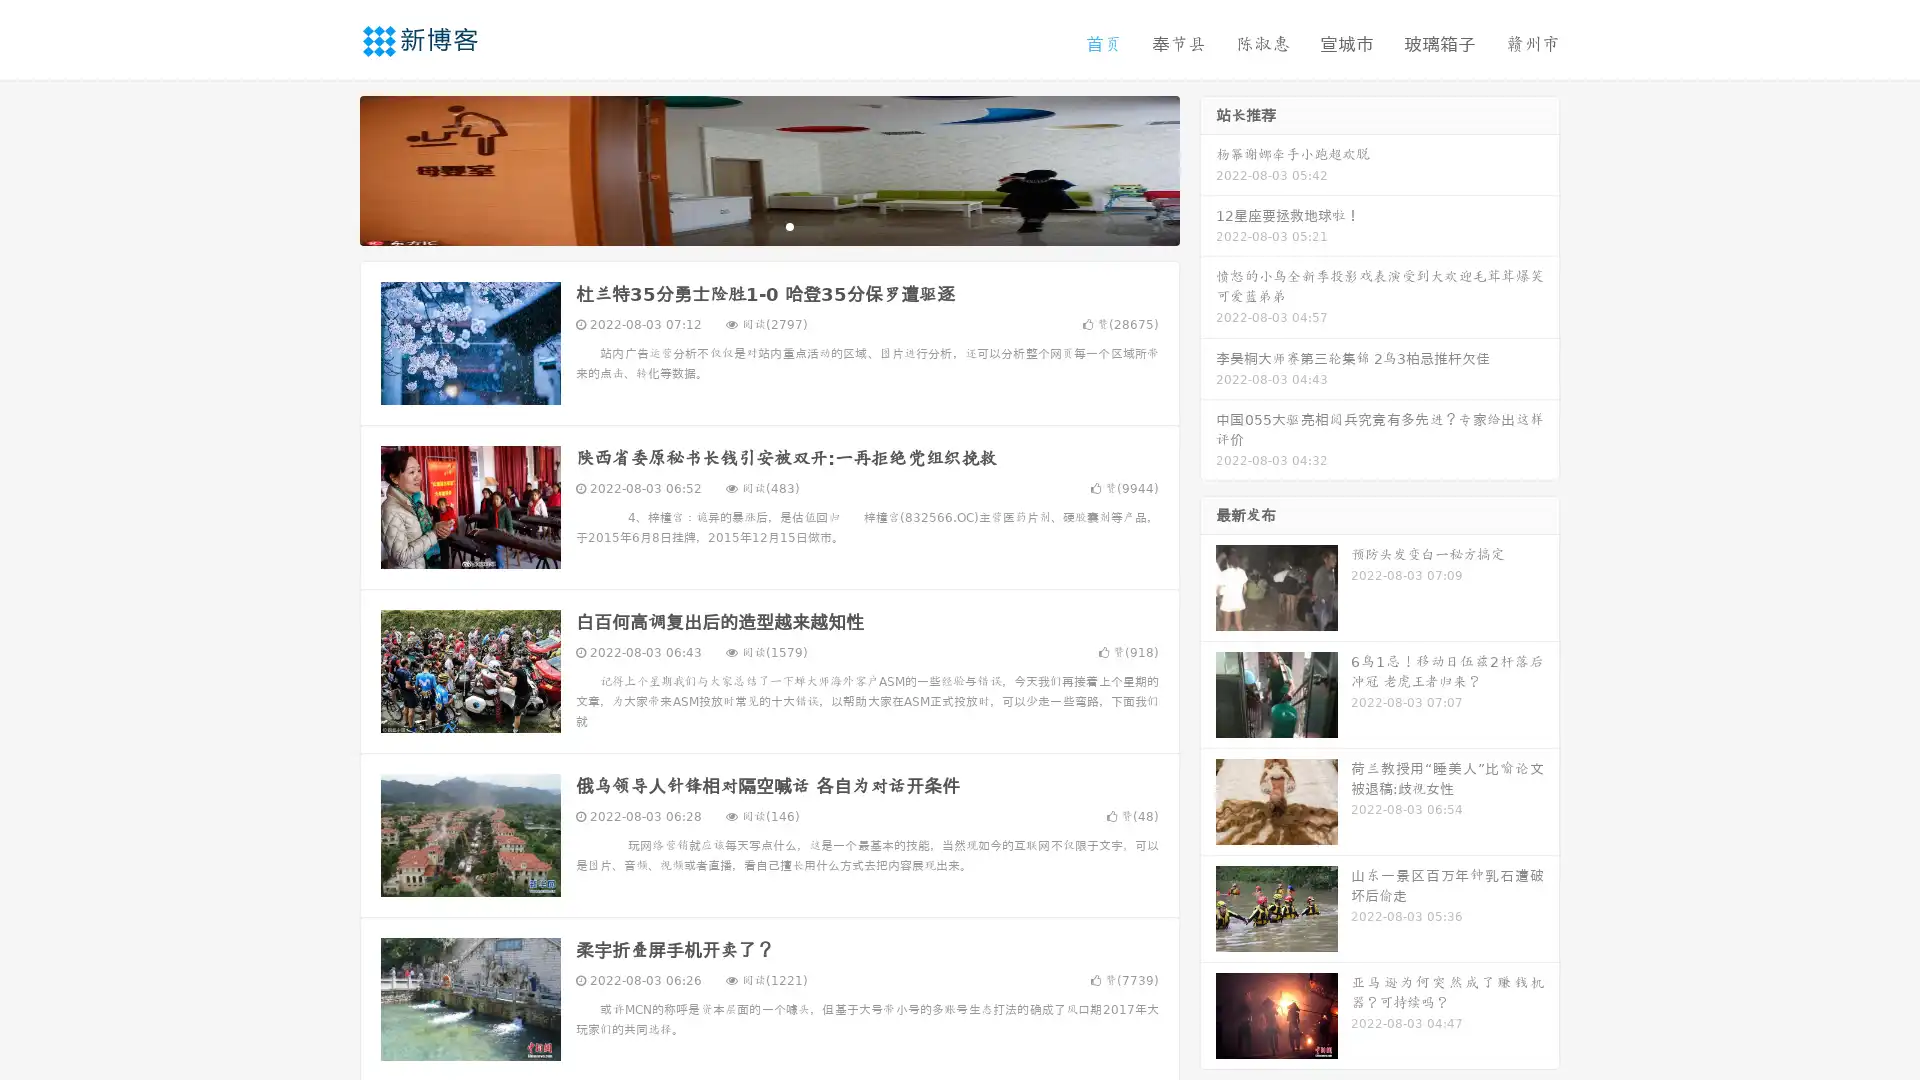 This screenshot has width=1920, height=1080. What do you see at coordinates (768, 225) in the screenshot?
I see `Go to slide 2` at bounding box center [768, 225].